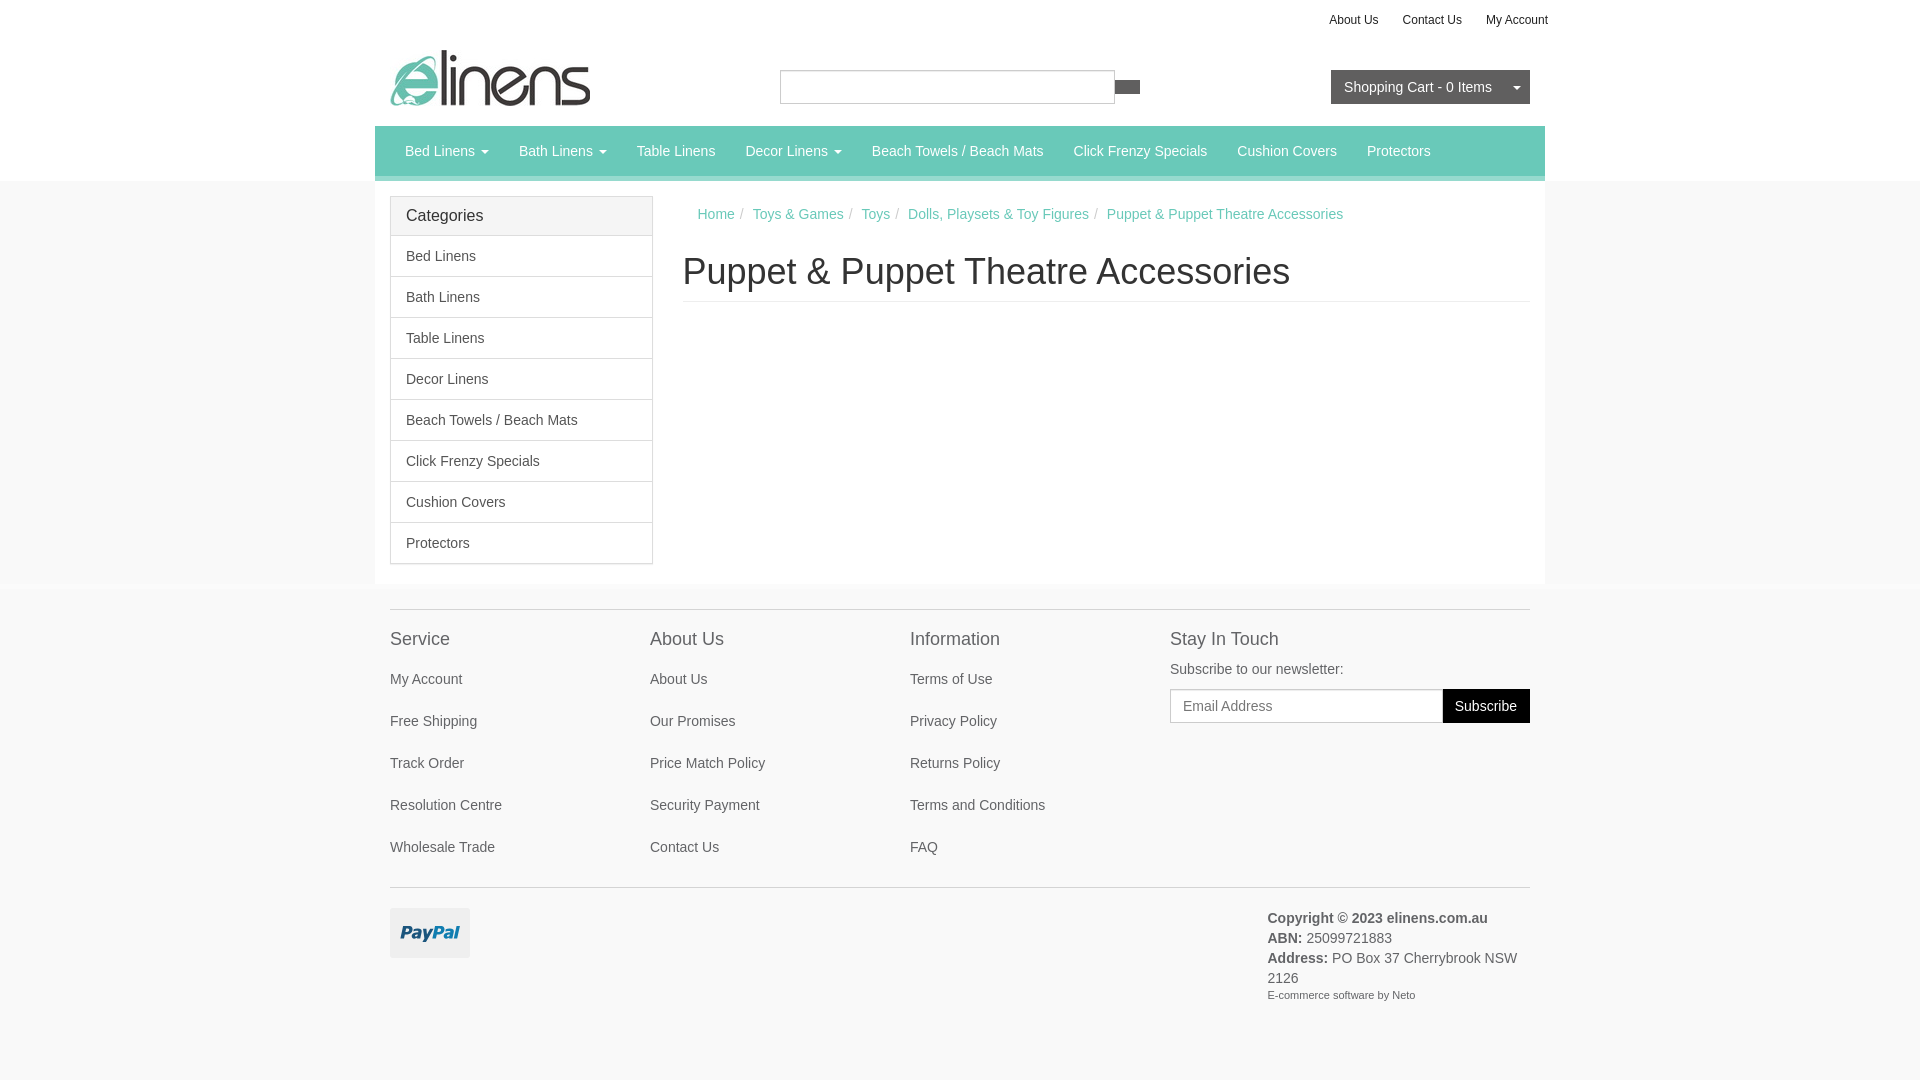  Describe the element at coordinates (1017, 677) in the screenshot. I see `'Terms of Use'` at that location.